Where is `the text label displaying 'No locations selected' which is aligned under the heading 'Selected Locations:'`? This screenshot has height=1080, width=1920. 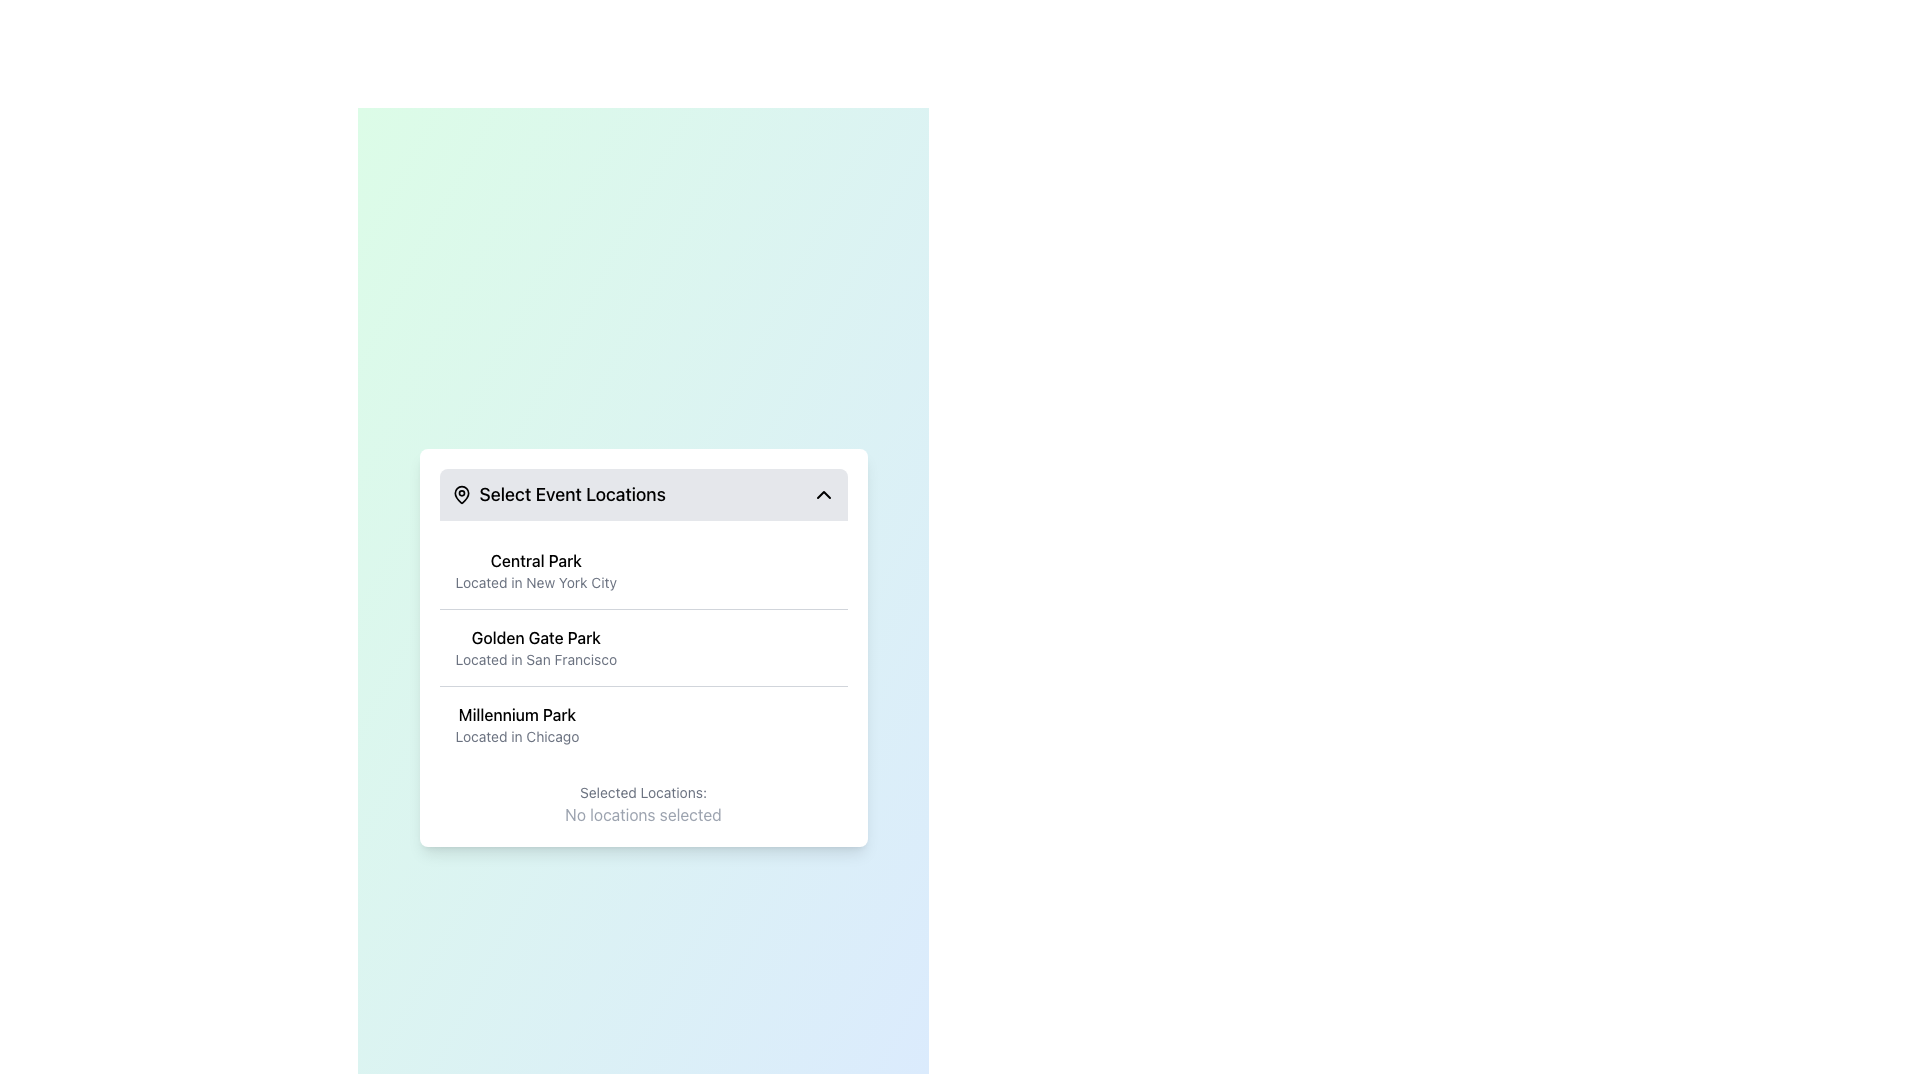 the text label displaying 'No locations selected' which is aligned under the heading 'Selected Locations:' is located at coordinates (643, 814).